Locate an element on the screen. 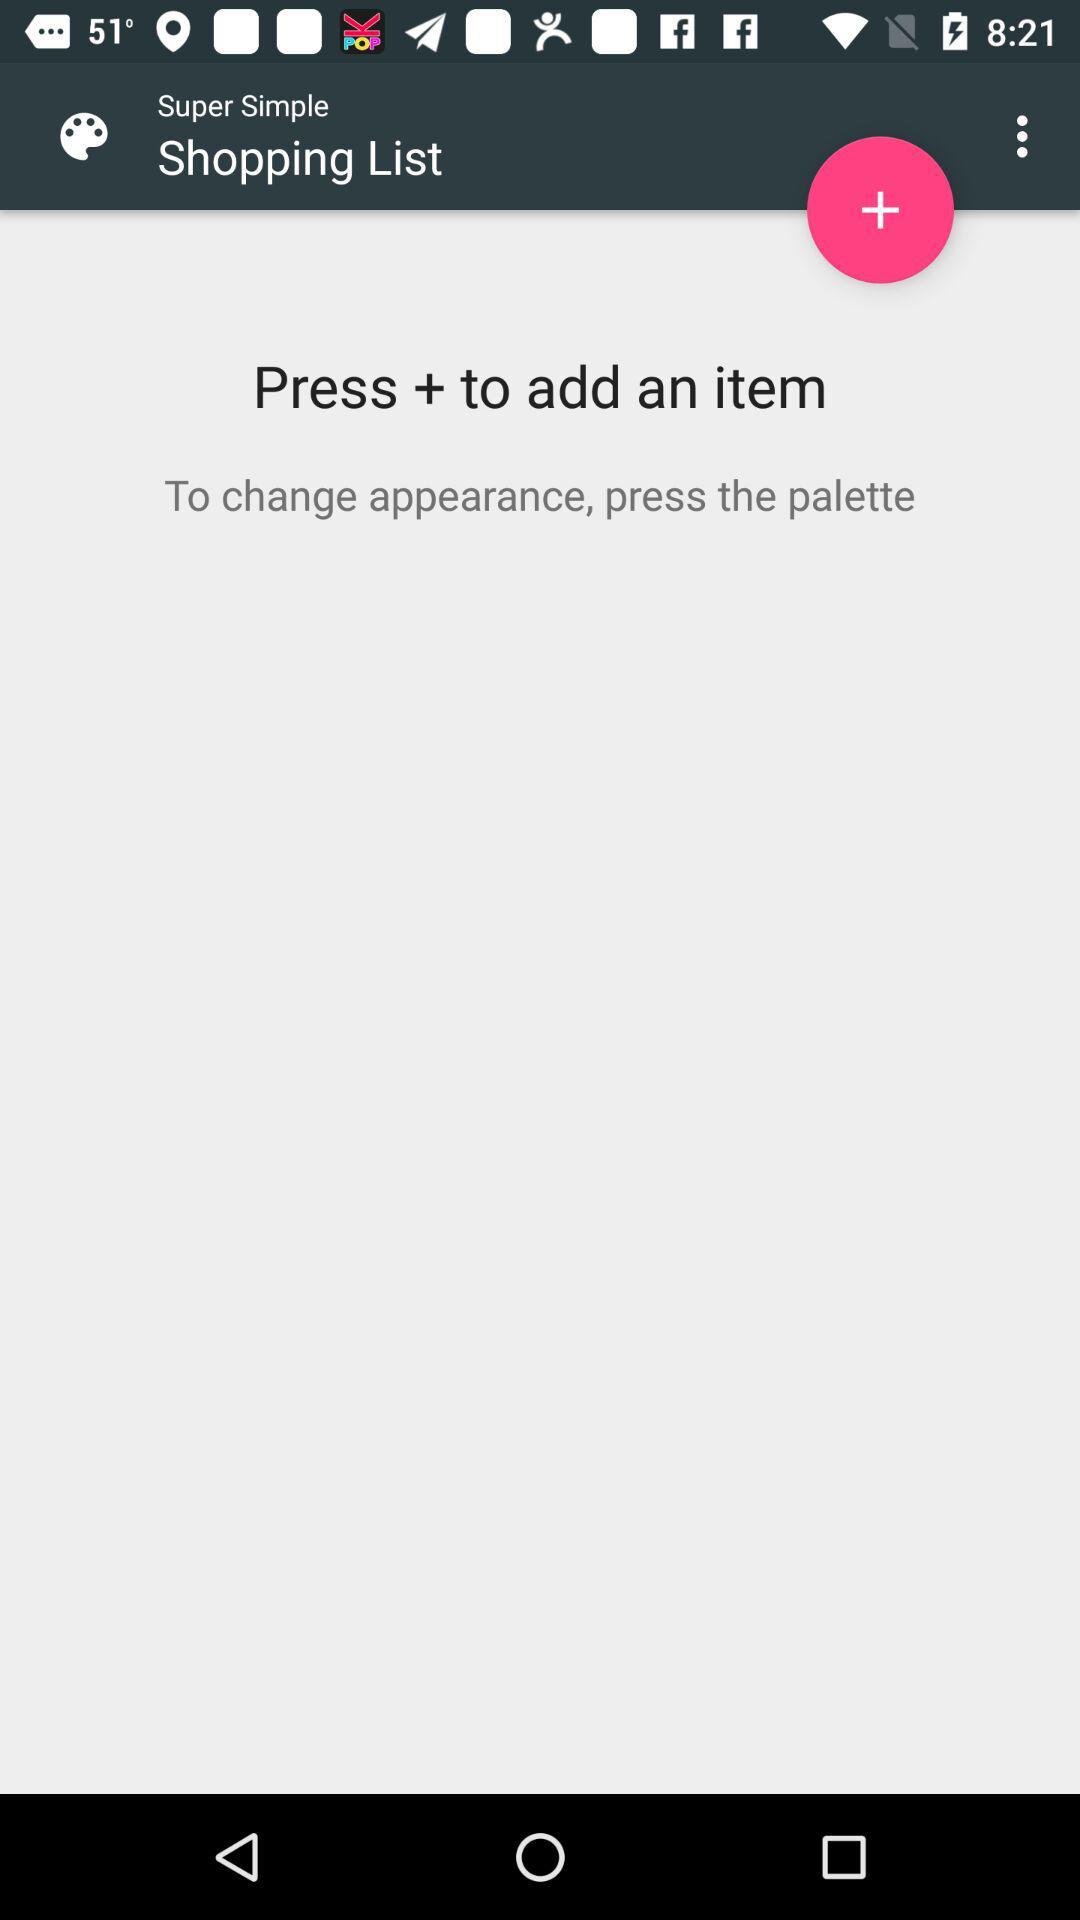 The width and height of the screenshot is (1080, 1920). an item is located at coordinates (879, 210).